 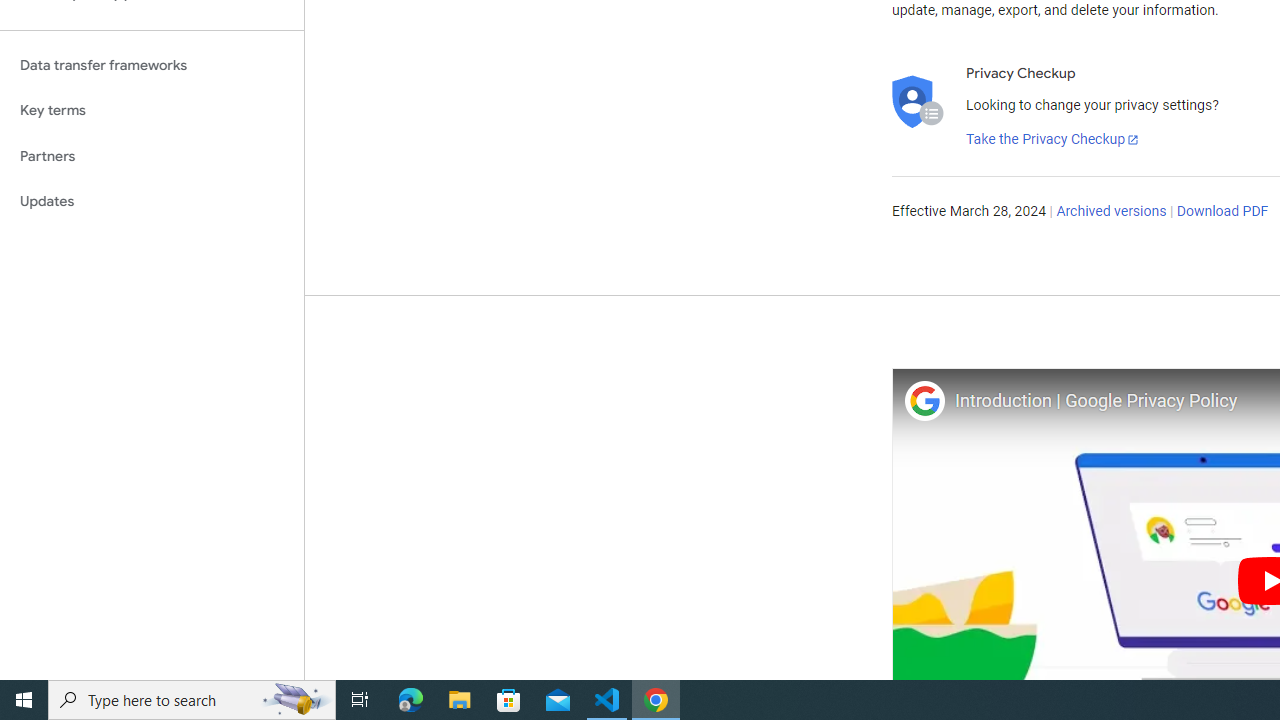 I want to click on 'Data transfer frameworks', so click(x=151, y=64).